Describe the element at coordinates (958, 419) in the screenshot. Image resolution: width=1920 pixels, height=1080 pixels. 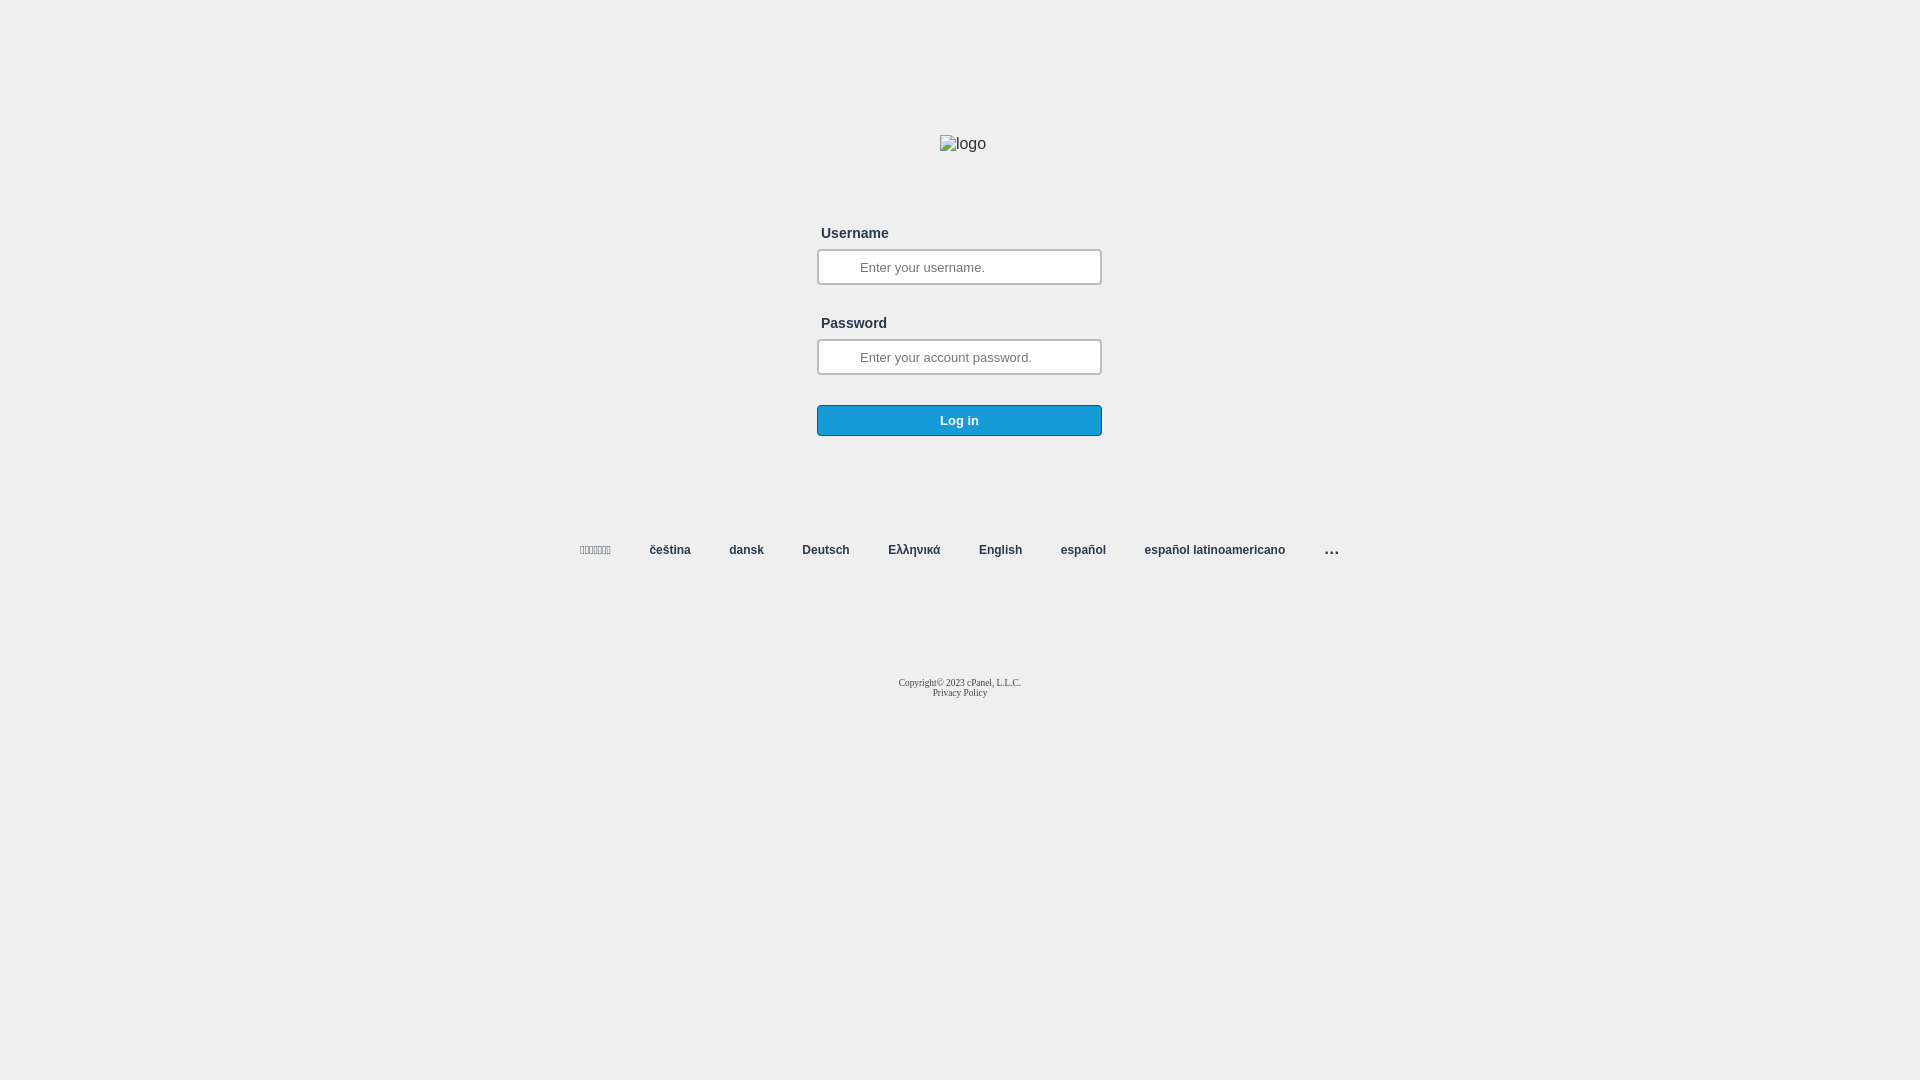
I see `'Log in'` at that location.